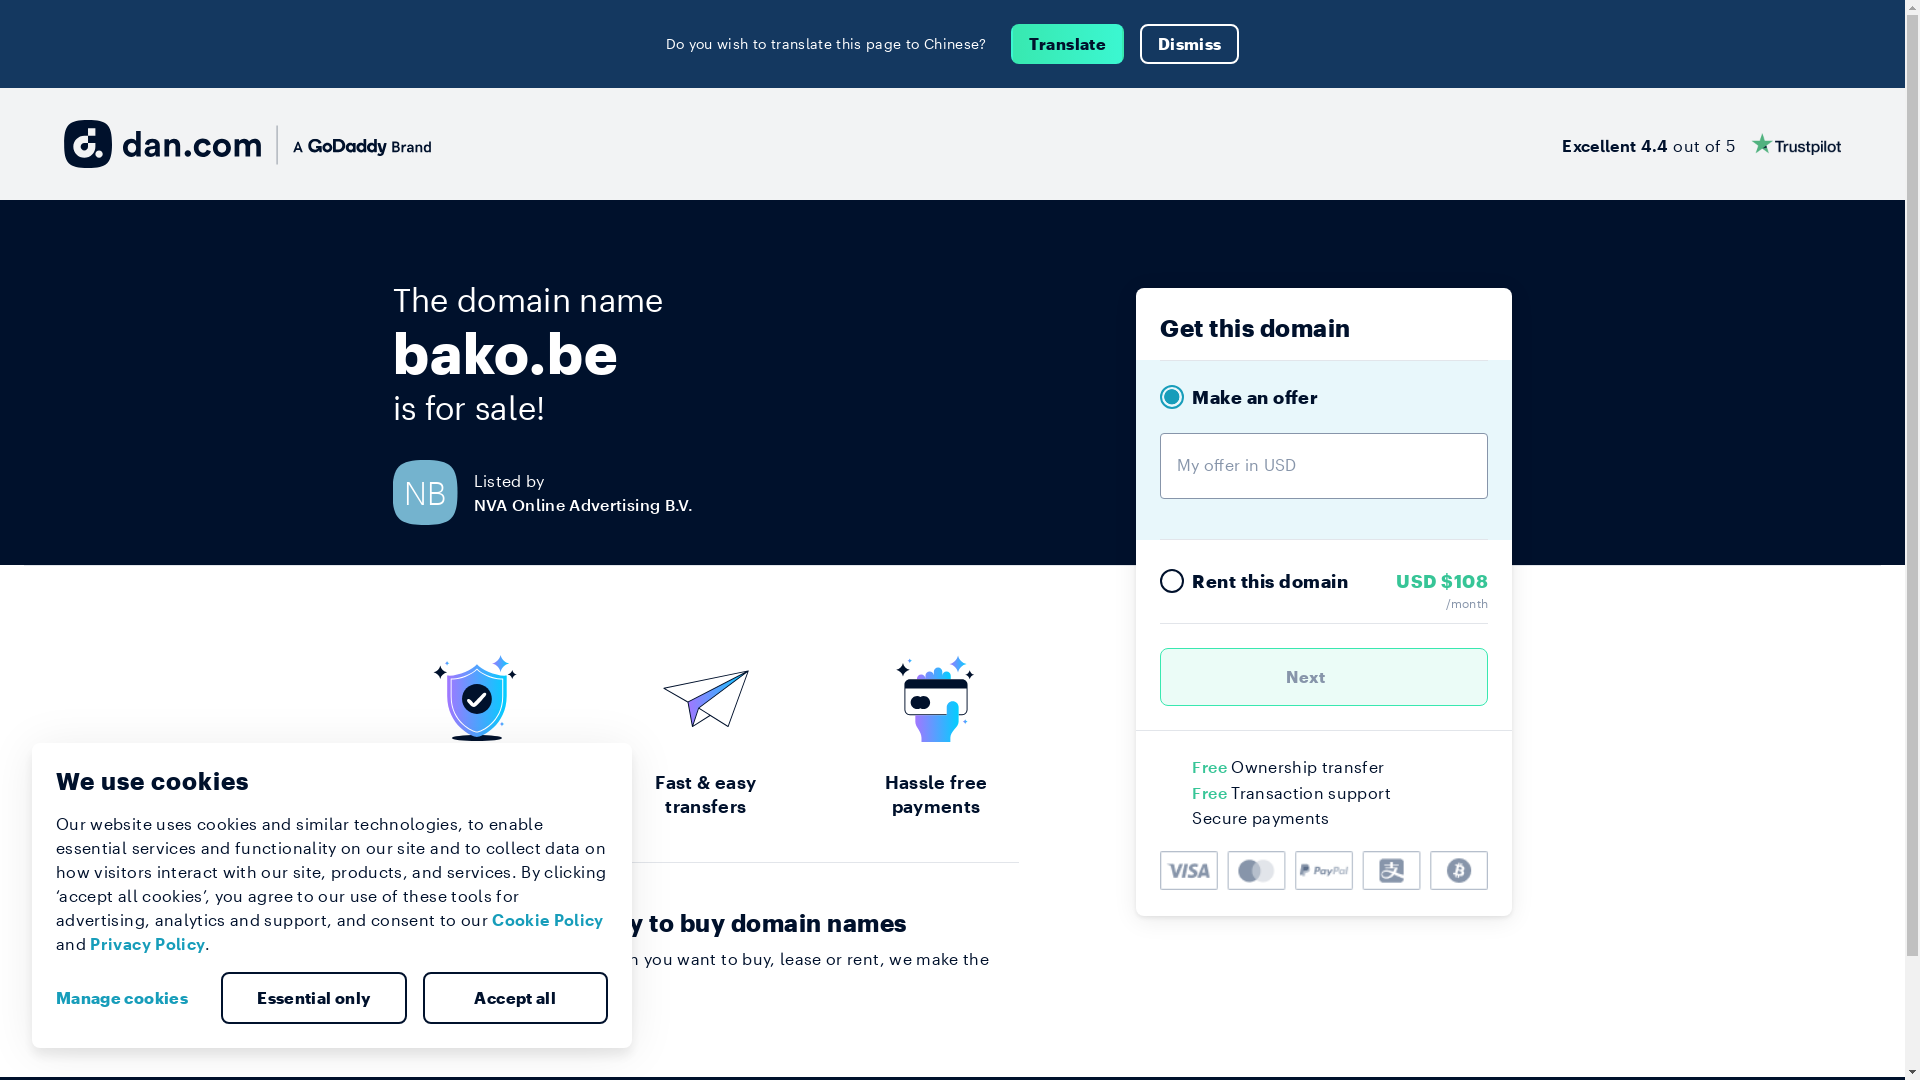 This screenshot has height=1080, width=1920. Describe the element at coordinates (128, 998) in the screenshot. I see `'Manage cookies'` at that location.